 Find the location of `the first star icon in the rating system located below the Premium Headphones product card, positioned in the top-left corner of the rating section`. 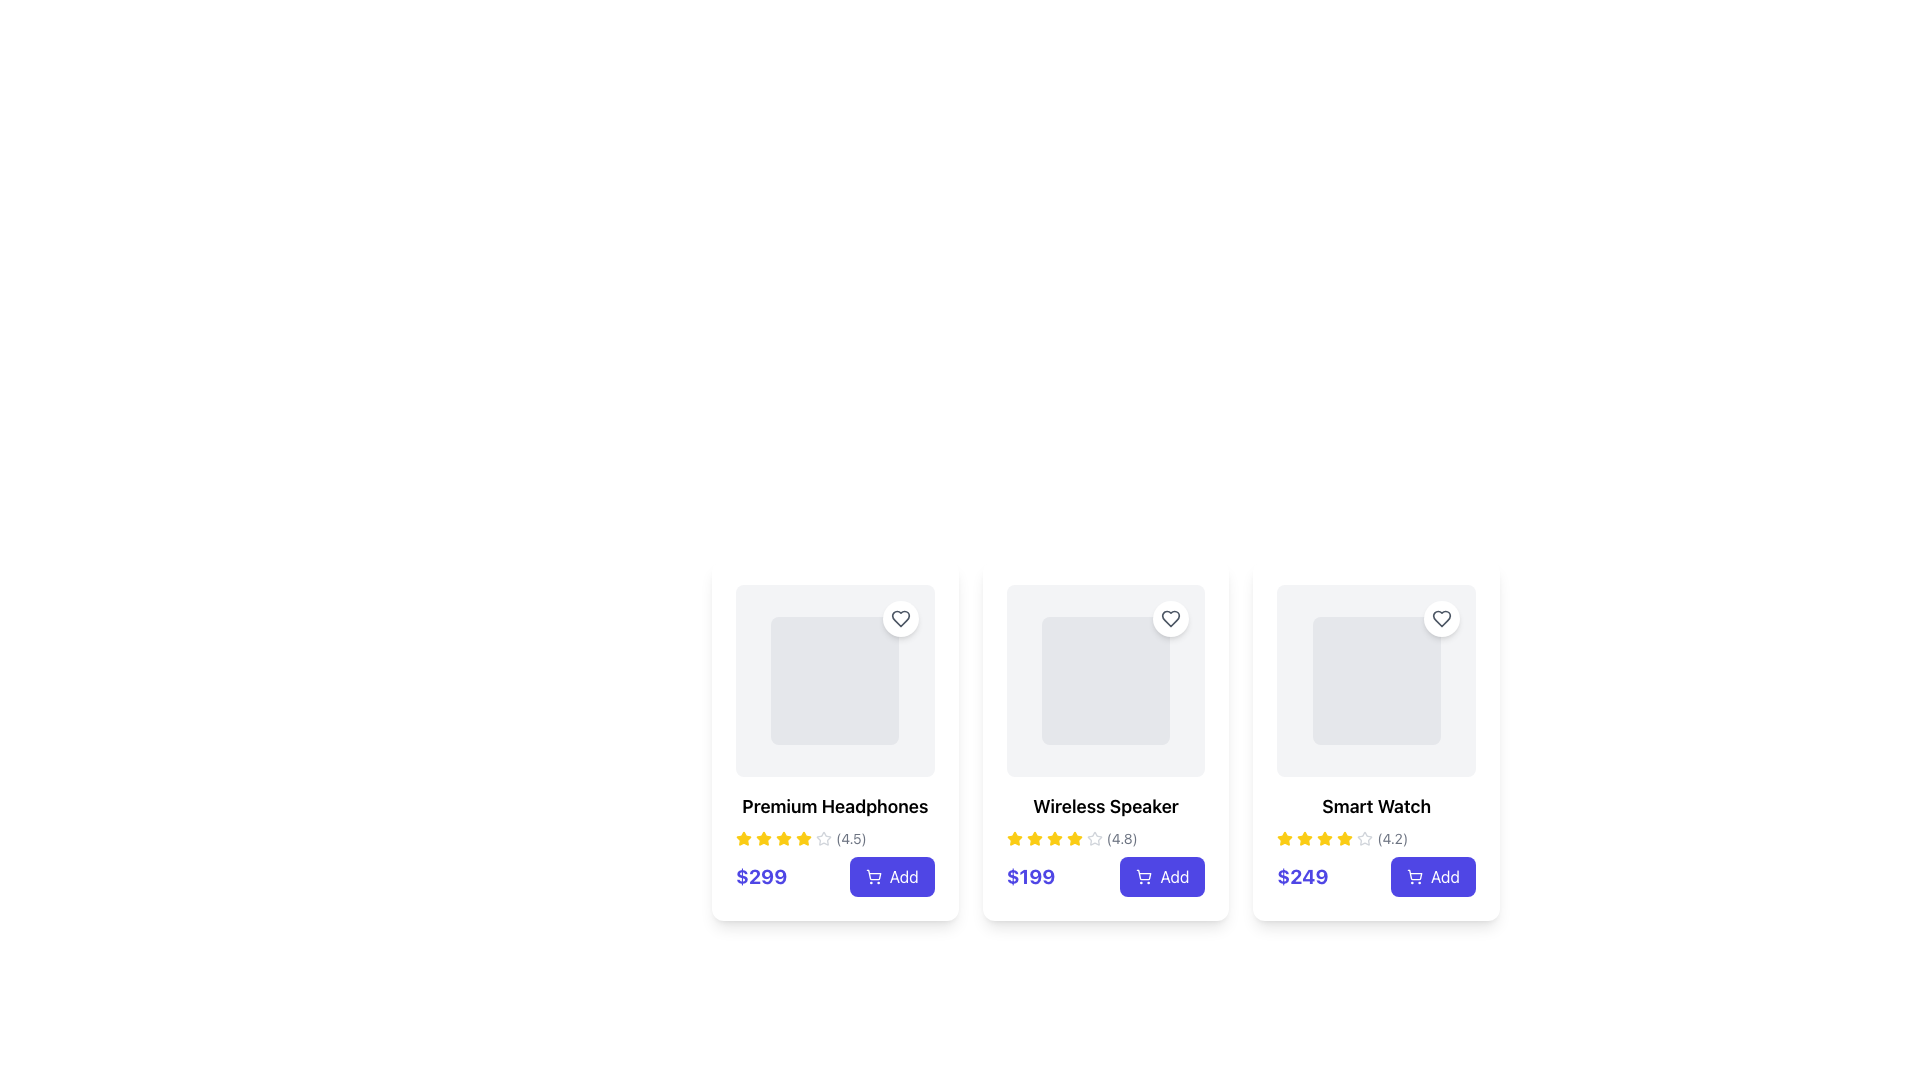

the first star icon in the rating system located below the Premium Headphones product card, positioned in the top-left corner of the rating section is located at coordinates (762, 838).